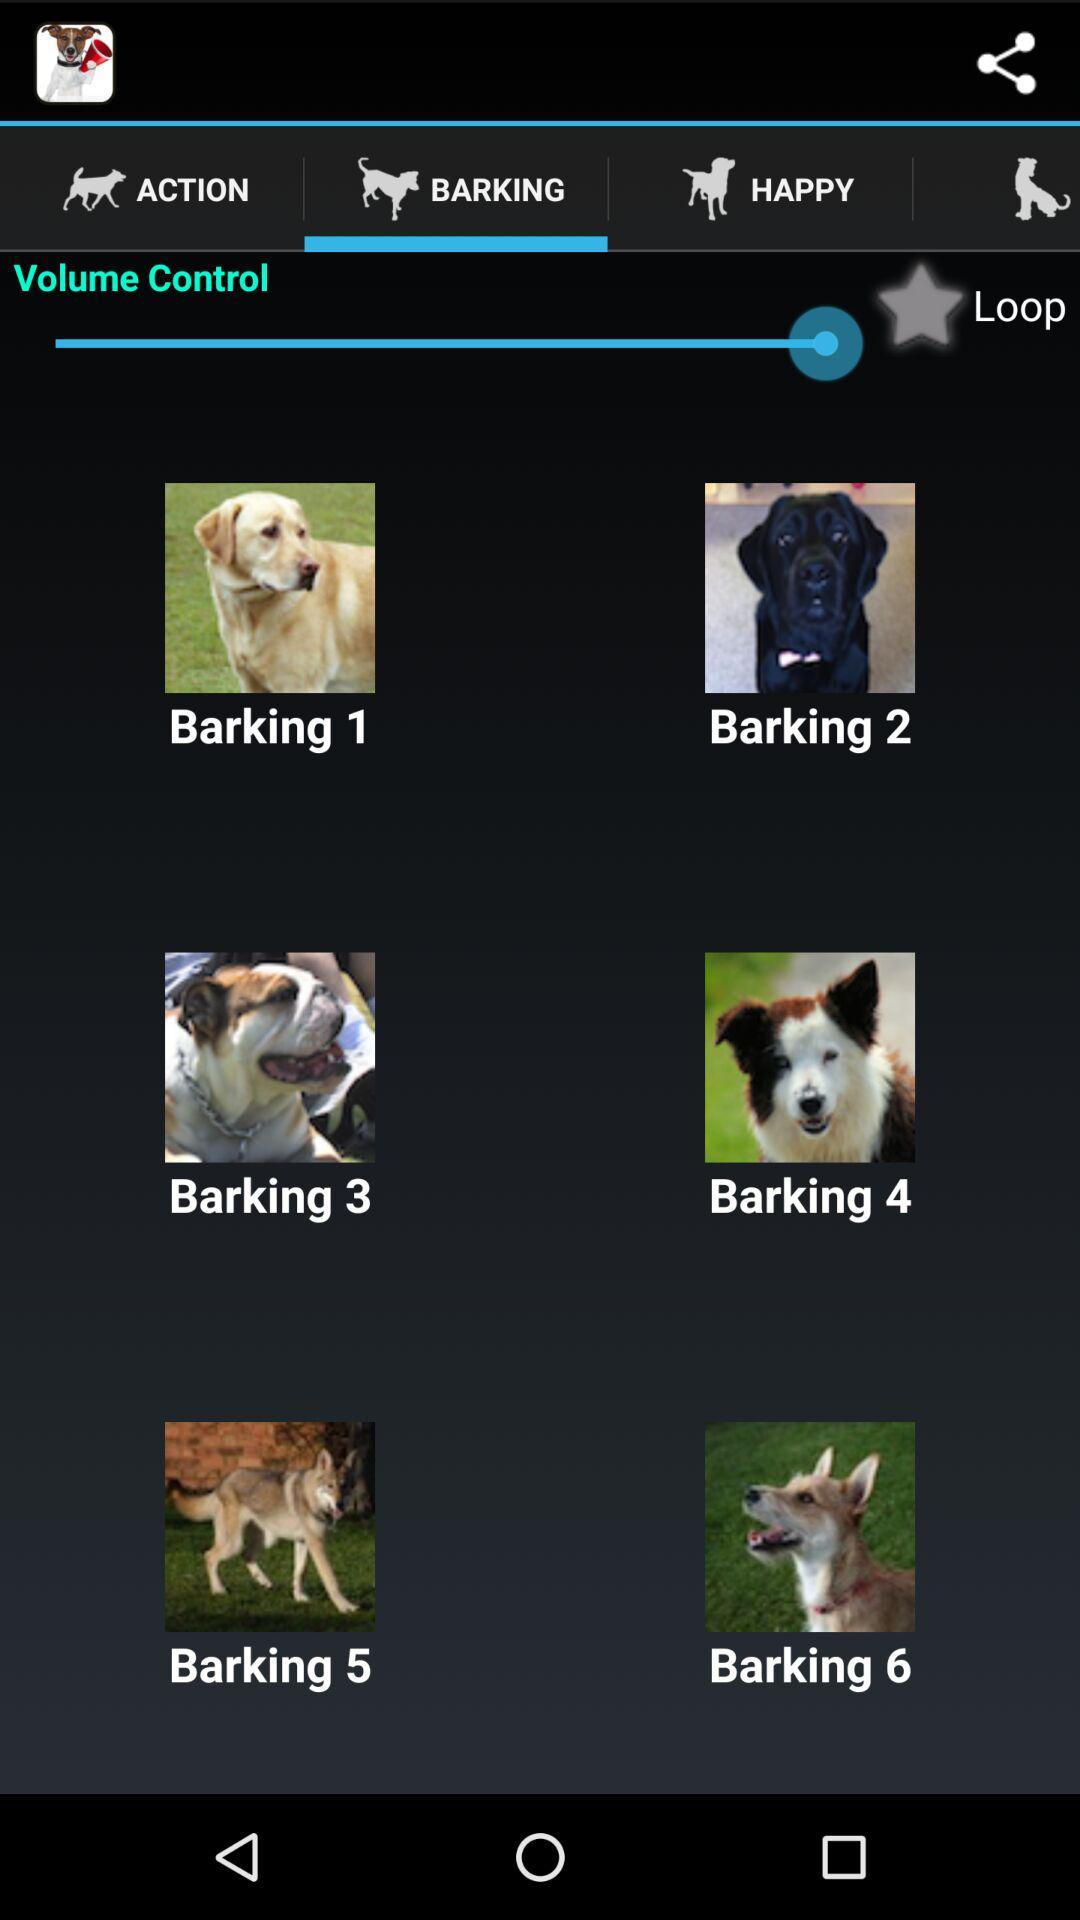 The height and width of the screenshot is (1920, 1080). What do you see at coordinates (966, 303) in the screenshot?
I see `loop icon` at bounding box center [966, 303].